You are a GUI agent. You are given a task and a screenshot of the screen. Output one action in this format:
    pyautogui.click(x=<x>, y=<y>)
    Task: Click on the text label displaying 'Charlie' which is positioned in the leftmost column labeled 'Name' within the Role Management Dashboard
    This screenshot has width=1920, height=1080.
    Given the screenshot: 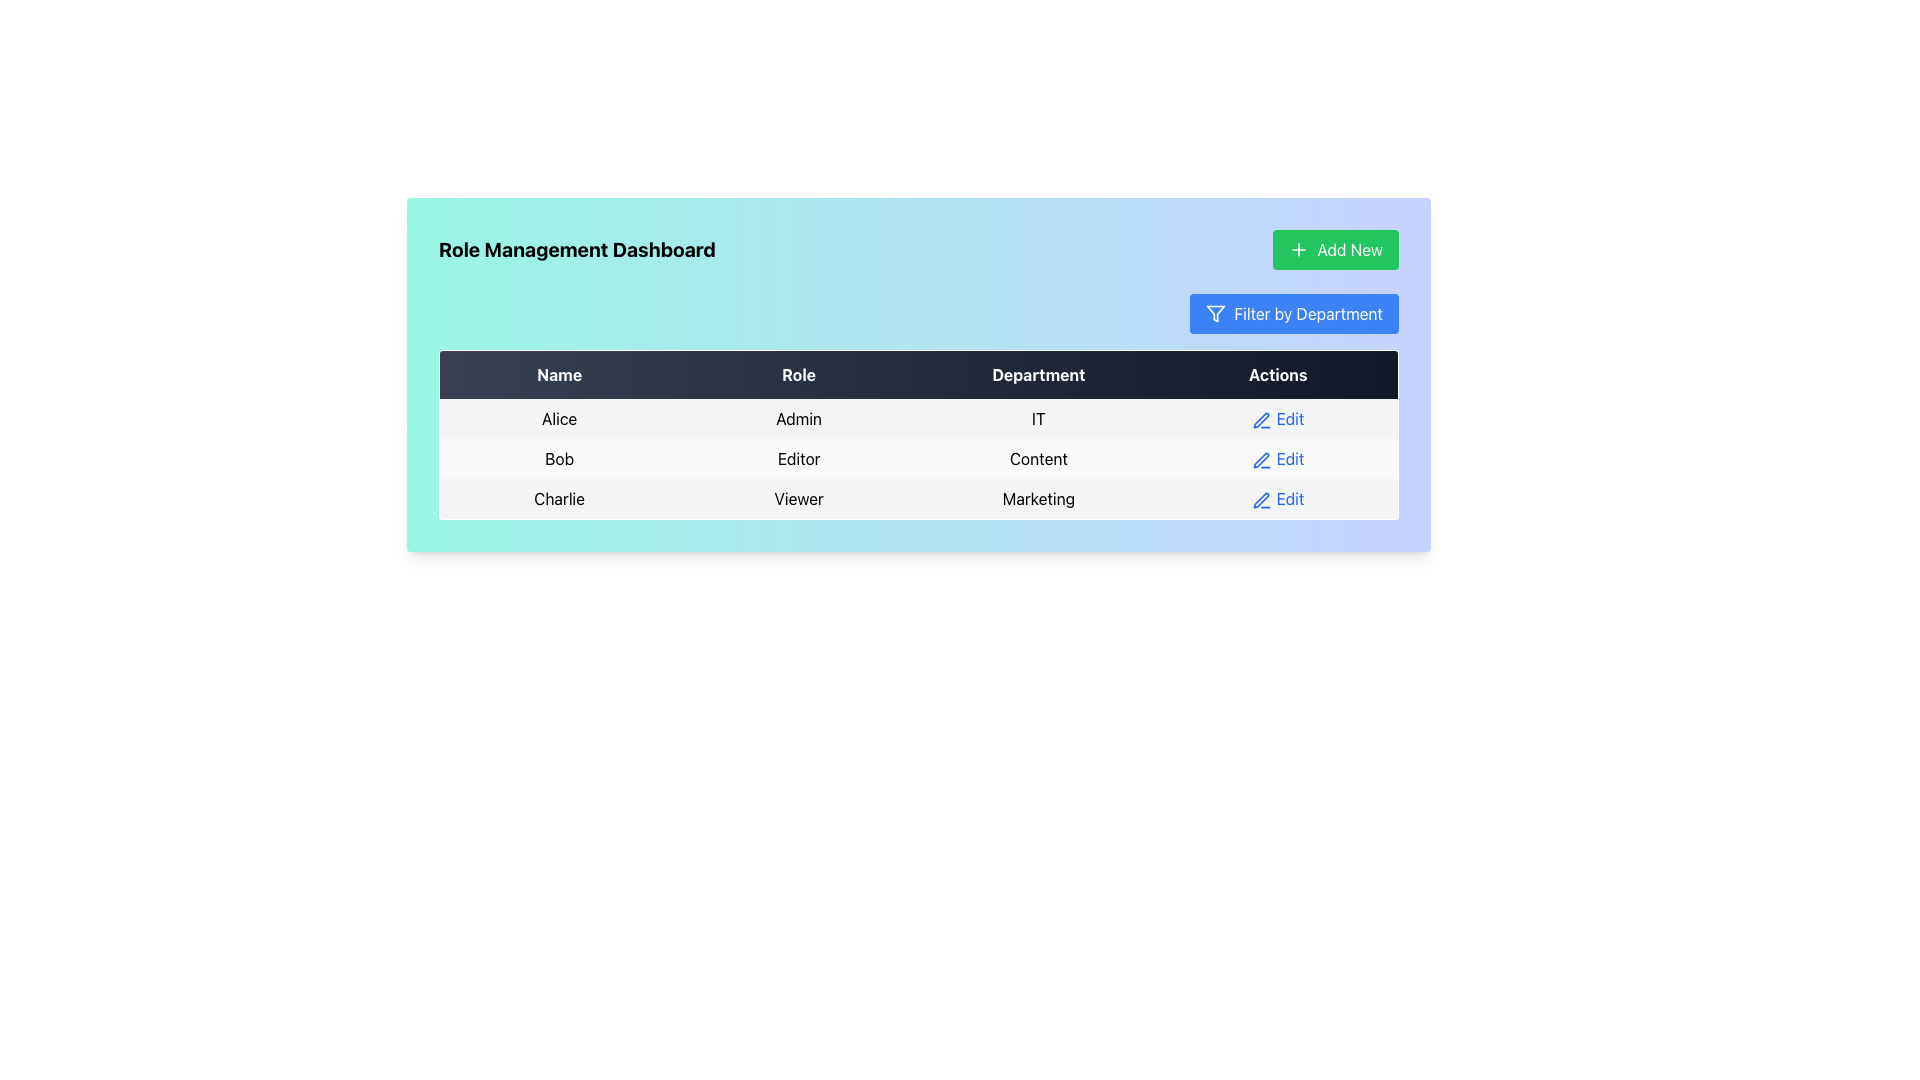 What is the action you would take?
    pyautogui.click(x=559, y=498)
    